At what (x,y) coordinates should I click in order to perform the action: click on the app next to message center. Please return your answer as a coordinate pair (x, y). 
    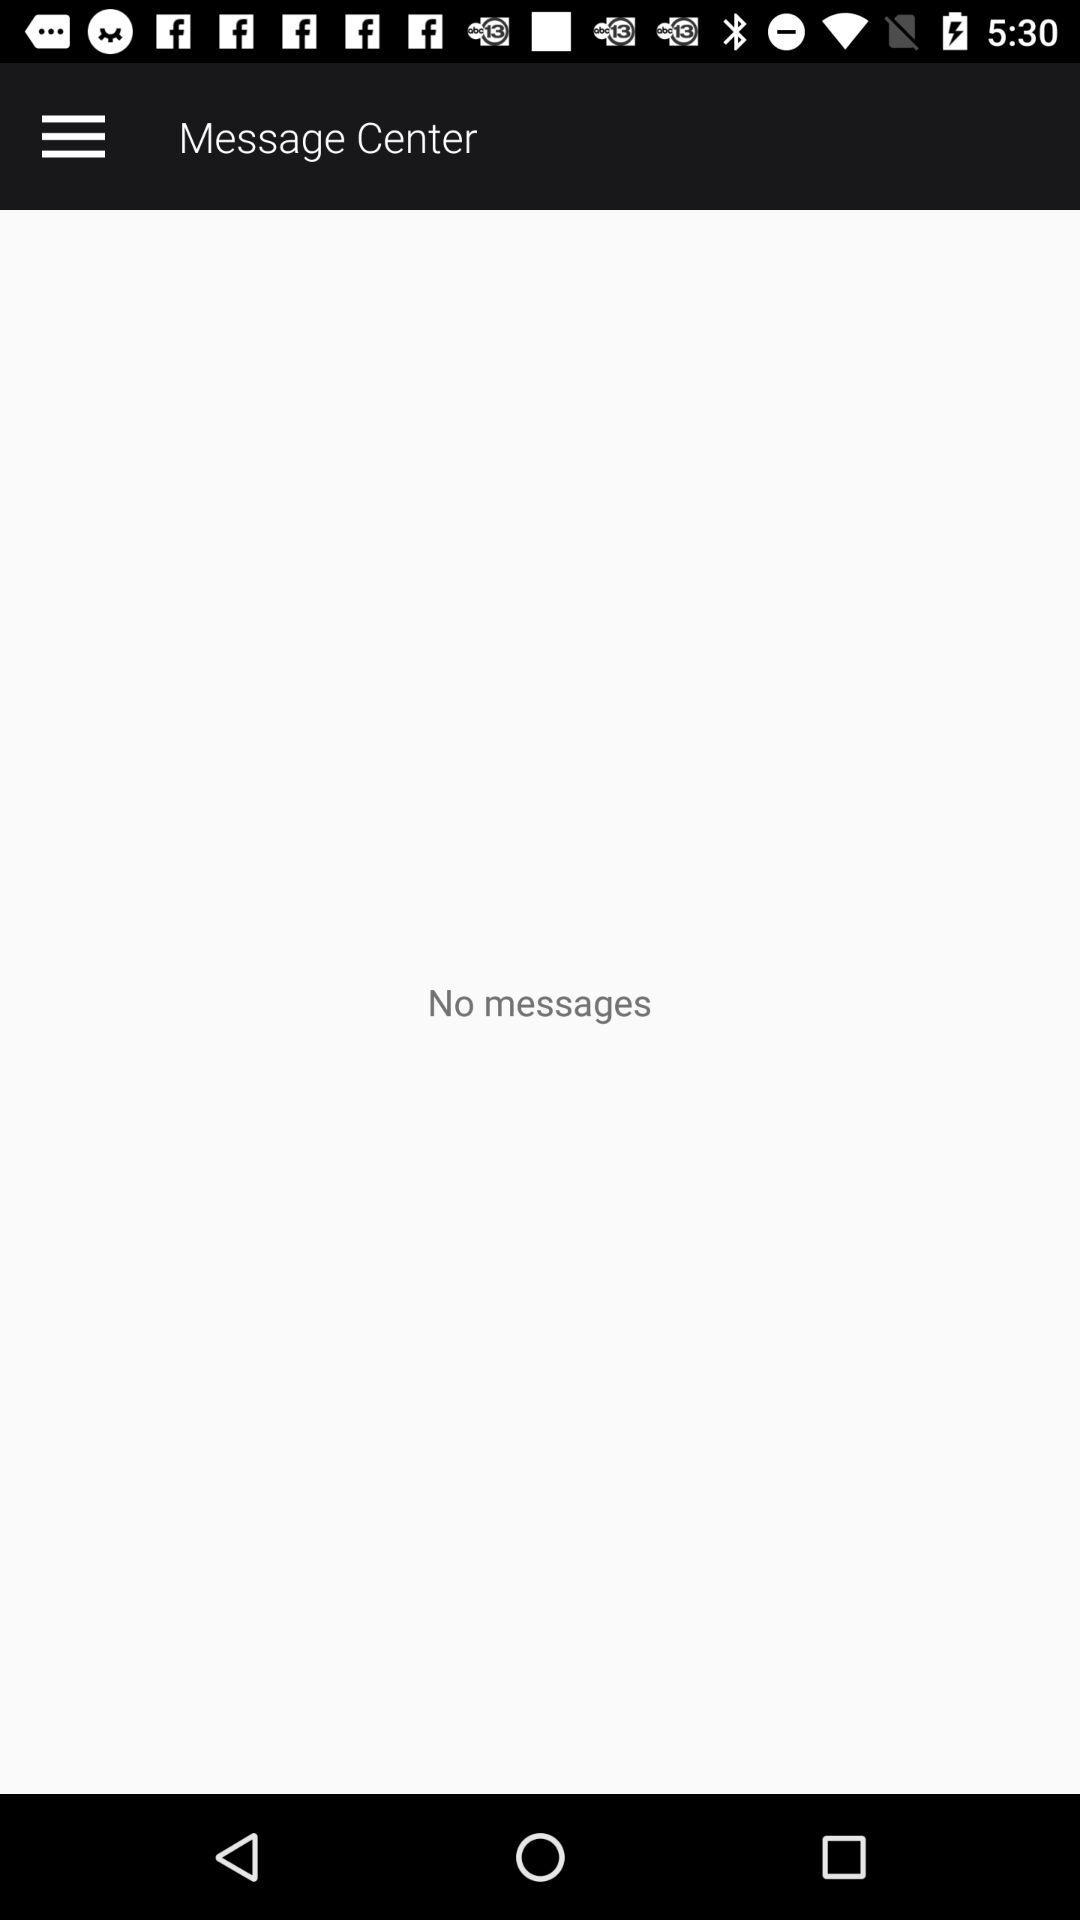
    Looking at the image, I should click on (72, 135).